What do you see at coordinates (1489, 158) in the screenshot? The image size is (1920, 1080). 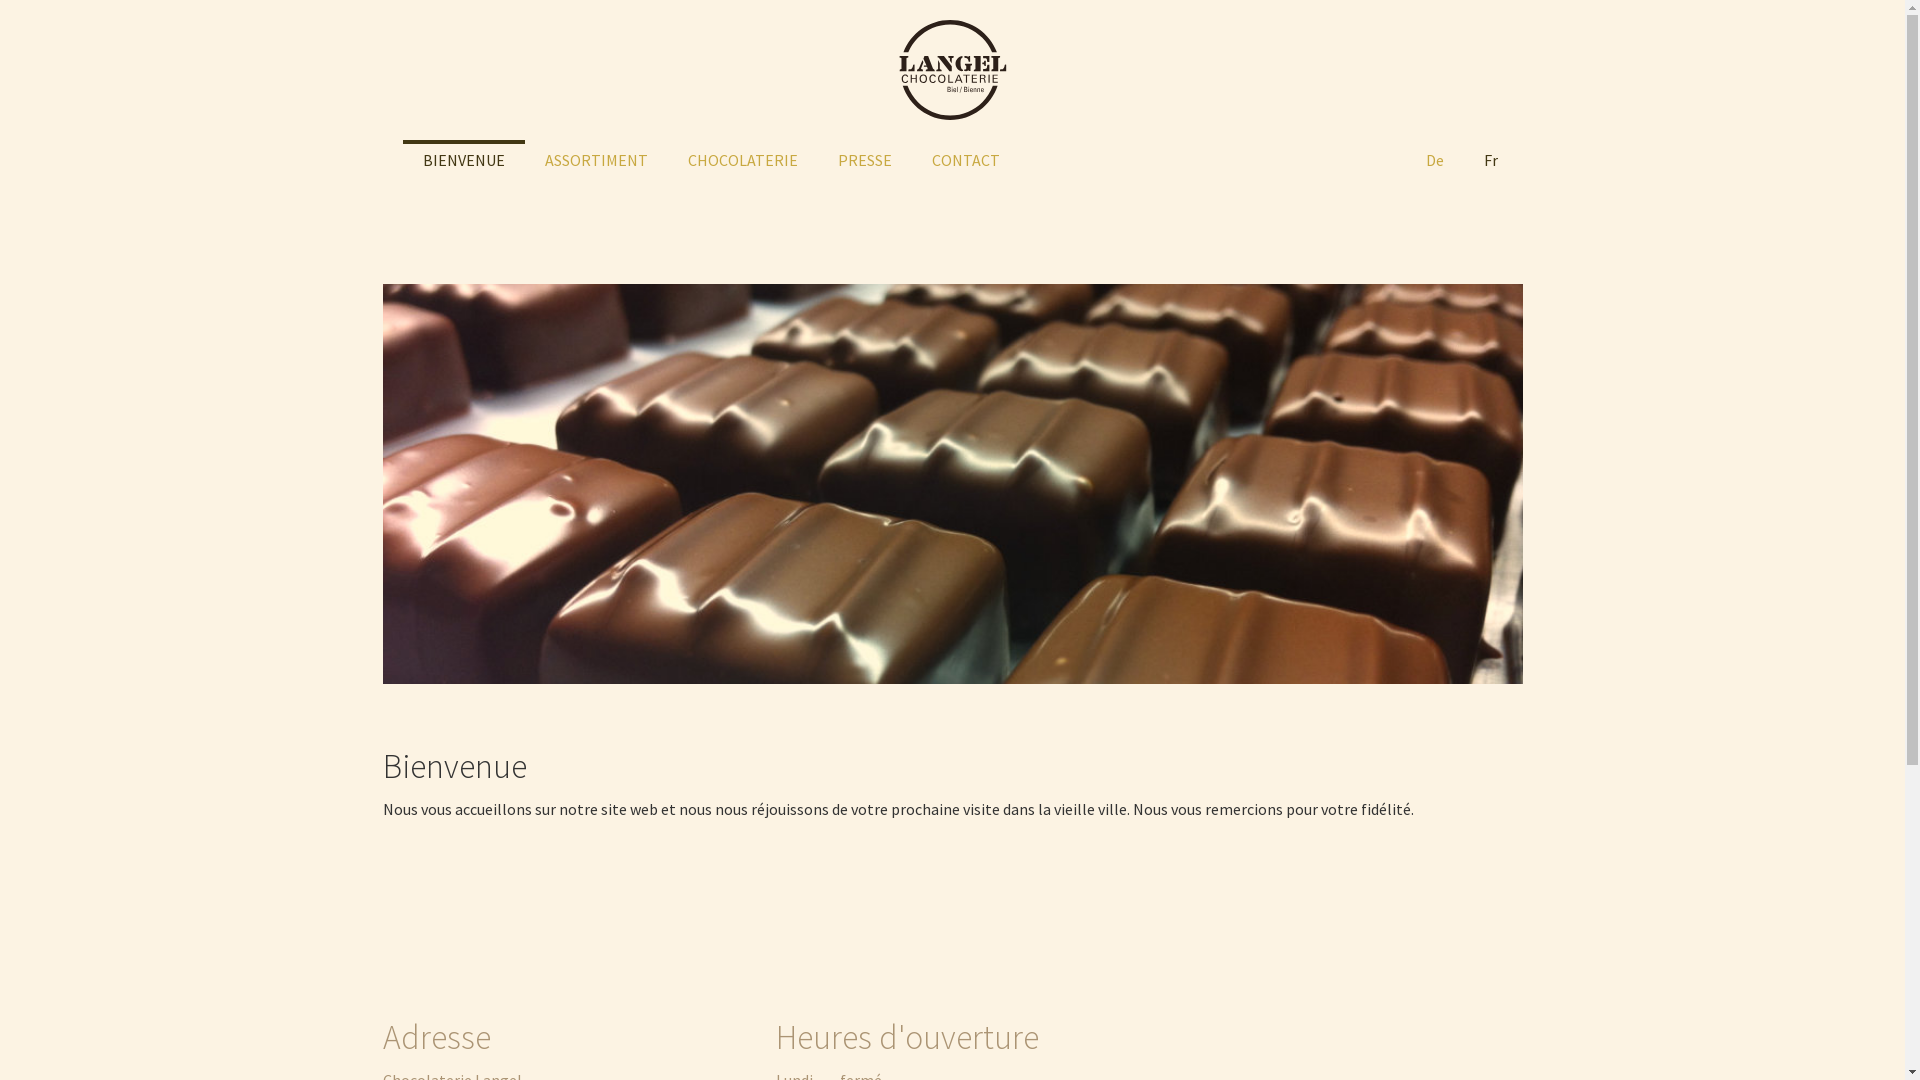 I see `'Fr'` at bounding box center [1489, 158].